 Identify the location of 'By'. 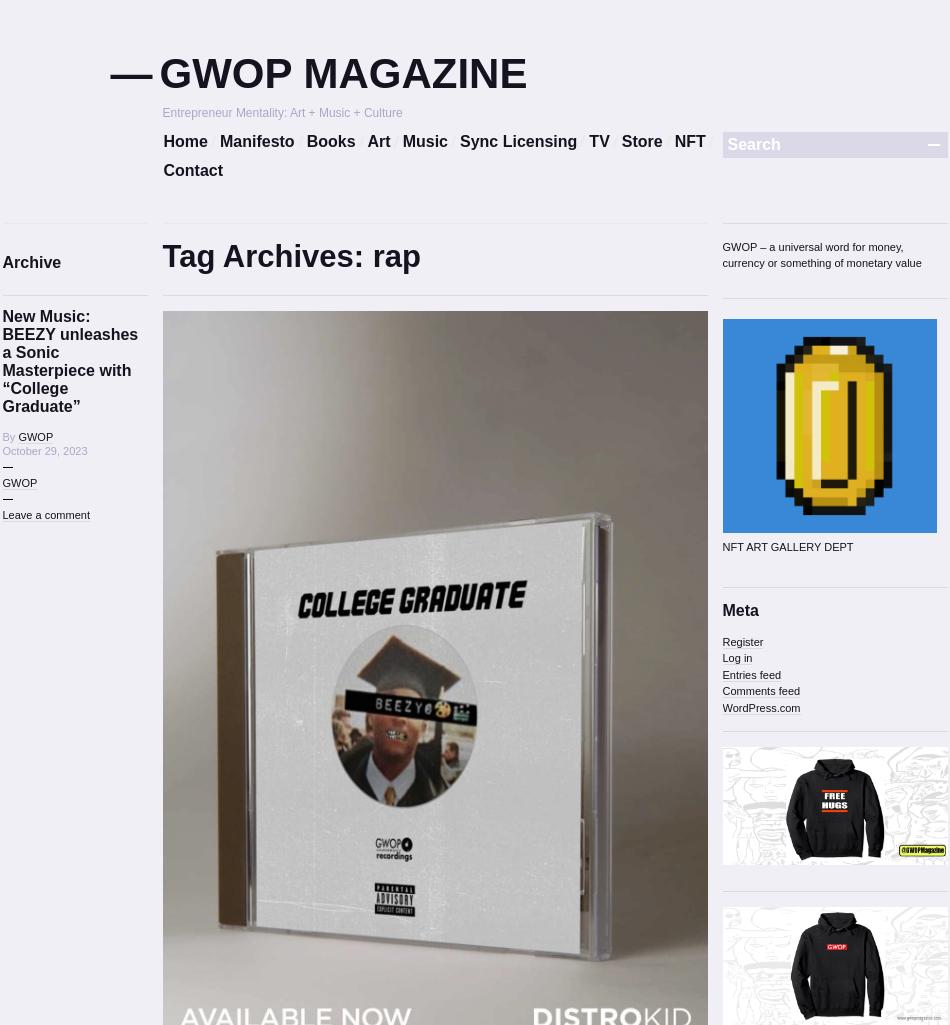
(9, 435).